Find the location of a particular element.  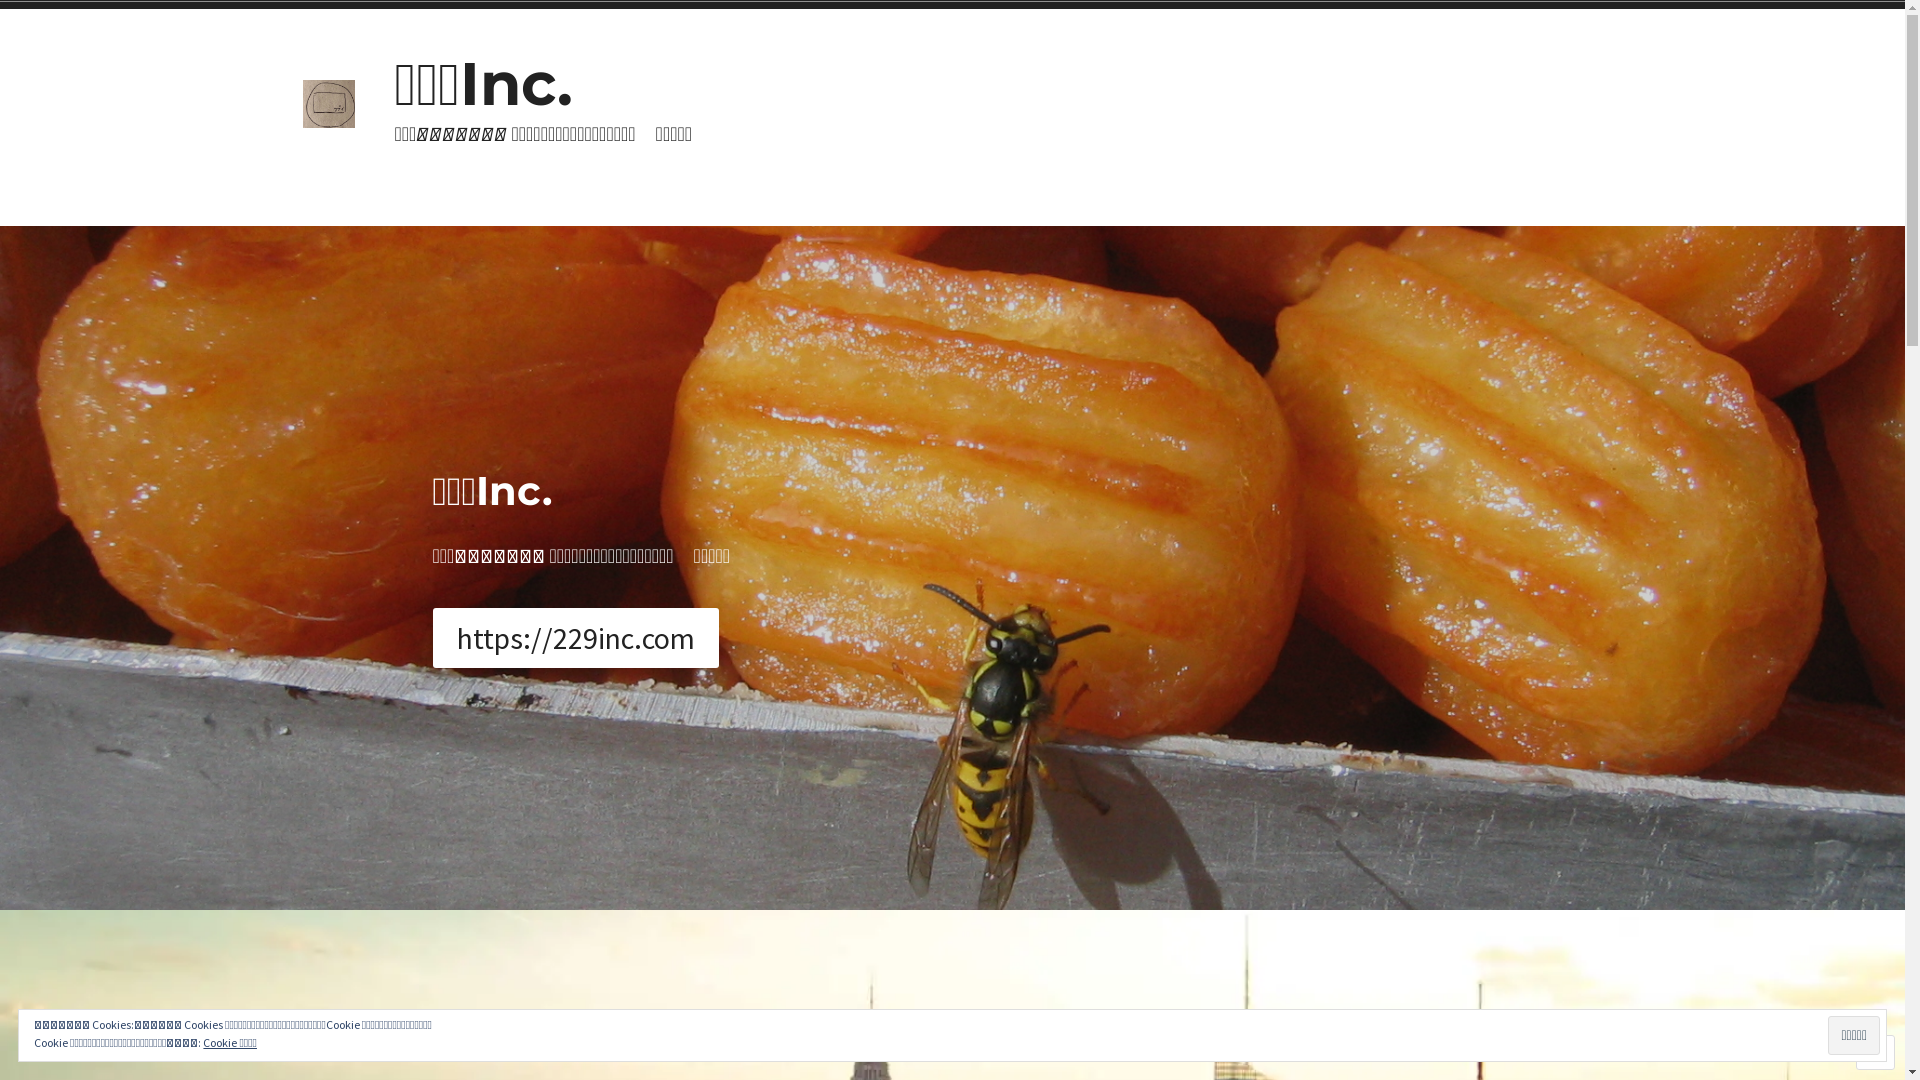

'https://229inc.com' is located at coordinates (574, 637).